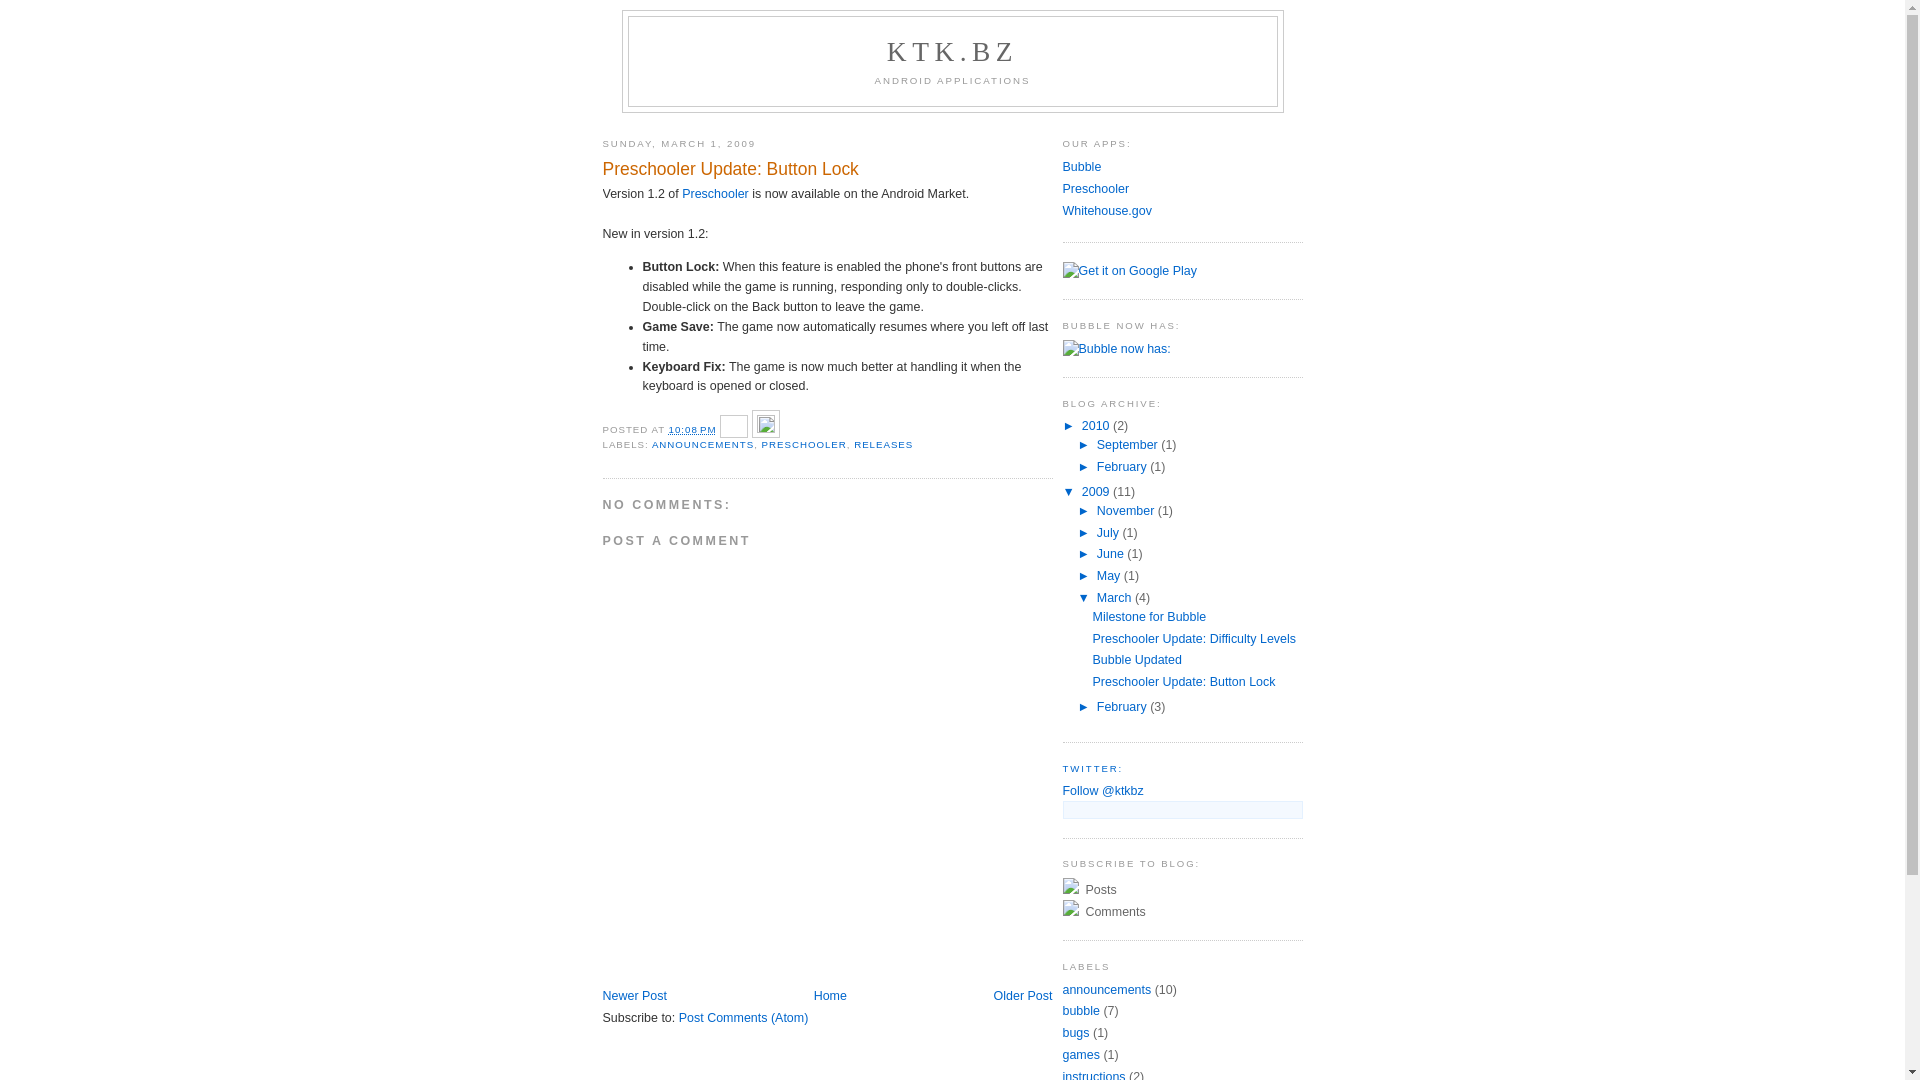 This screenshot has height=1080, width=1920. What do you see at coordinates (632, 995) in the screenshot?
I see `'Newer Post'` at bounding box center [632, 995].